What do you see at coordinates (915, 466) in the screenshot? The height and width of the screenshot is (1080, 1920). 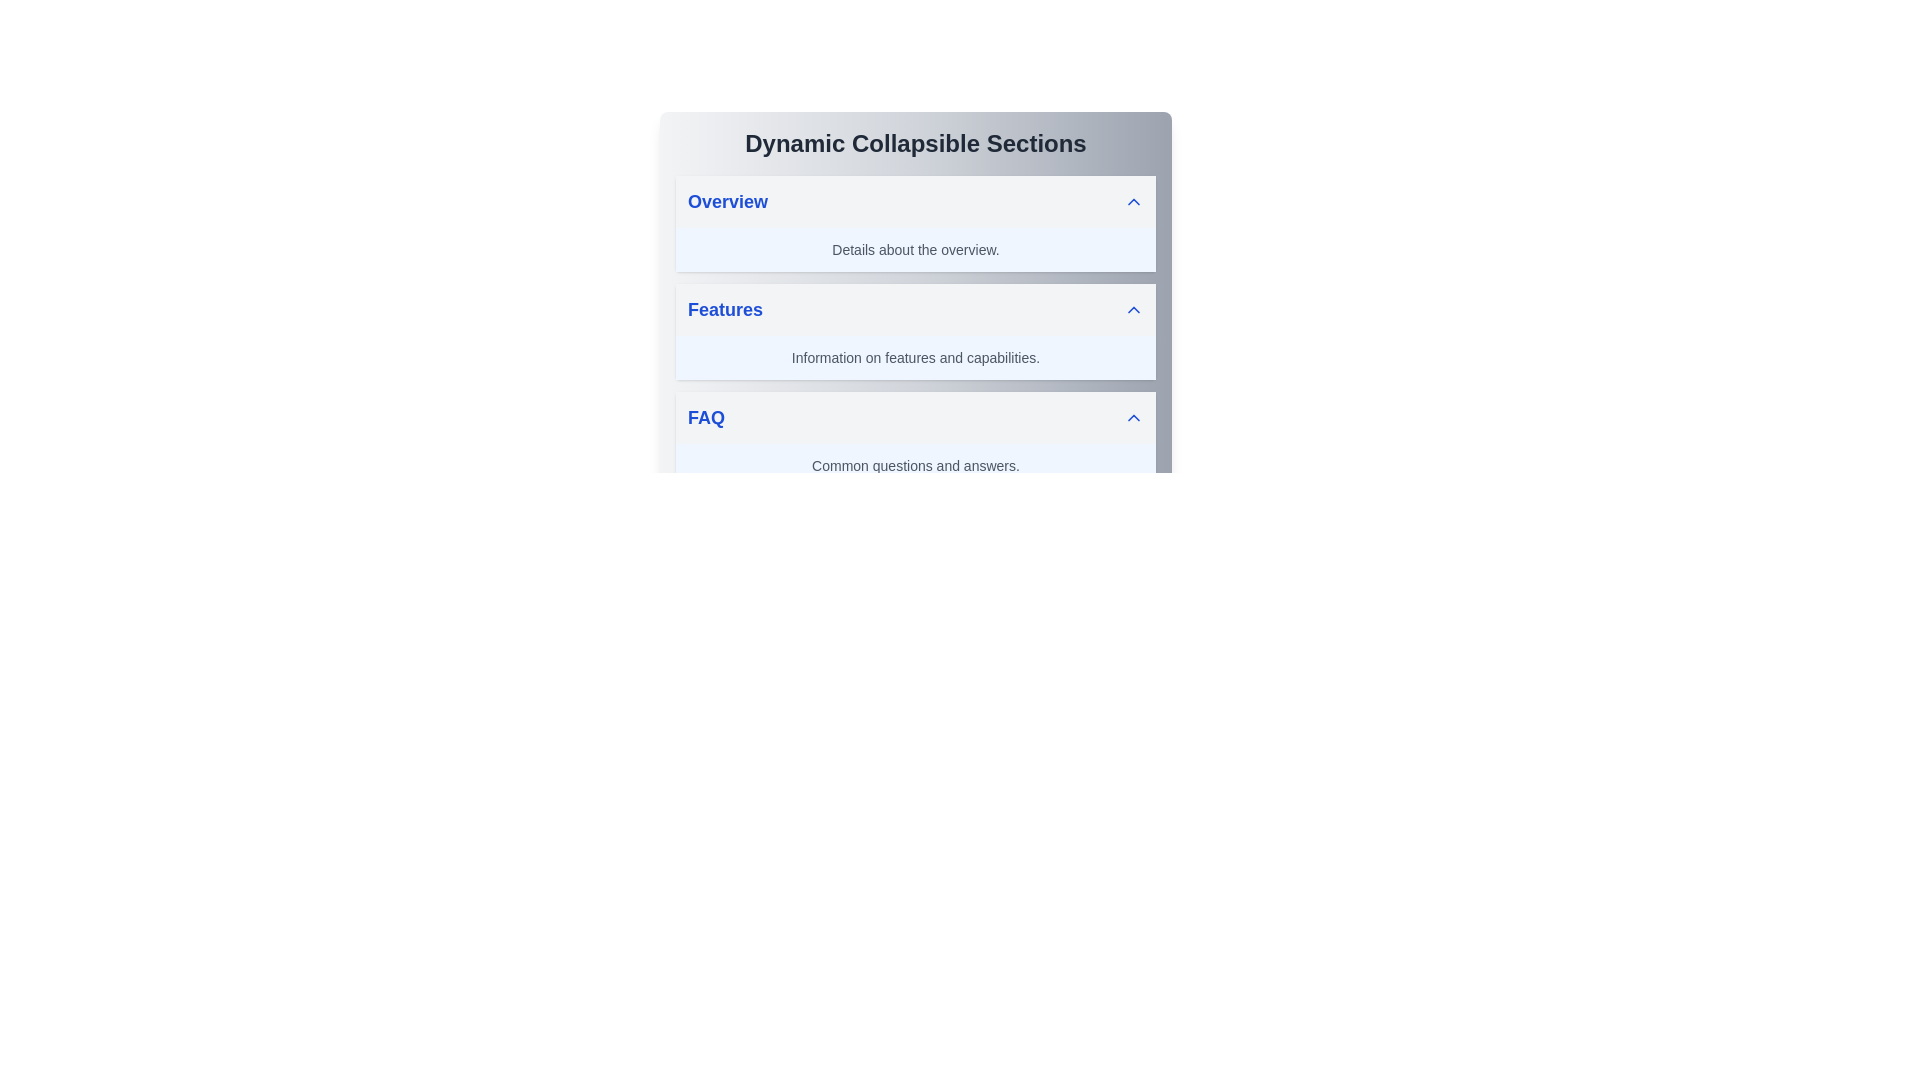 I see `the text block with a light blue background and gray text reading 'Common questions and answers' located in the 'FAQ' section` at bounding box center [915, 466].